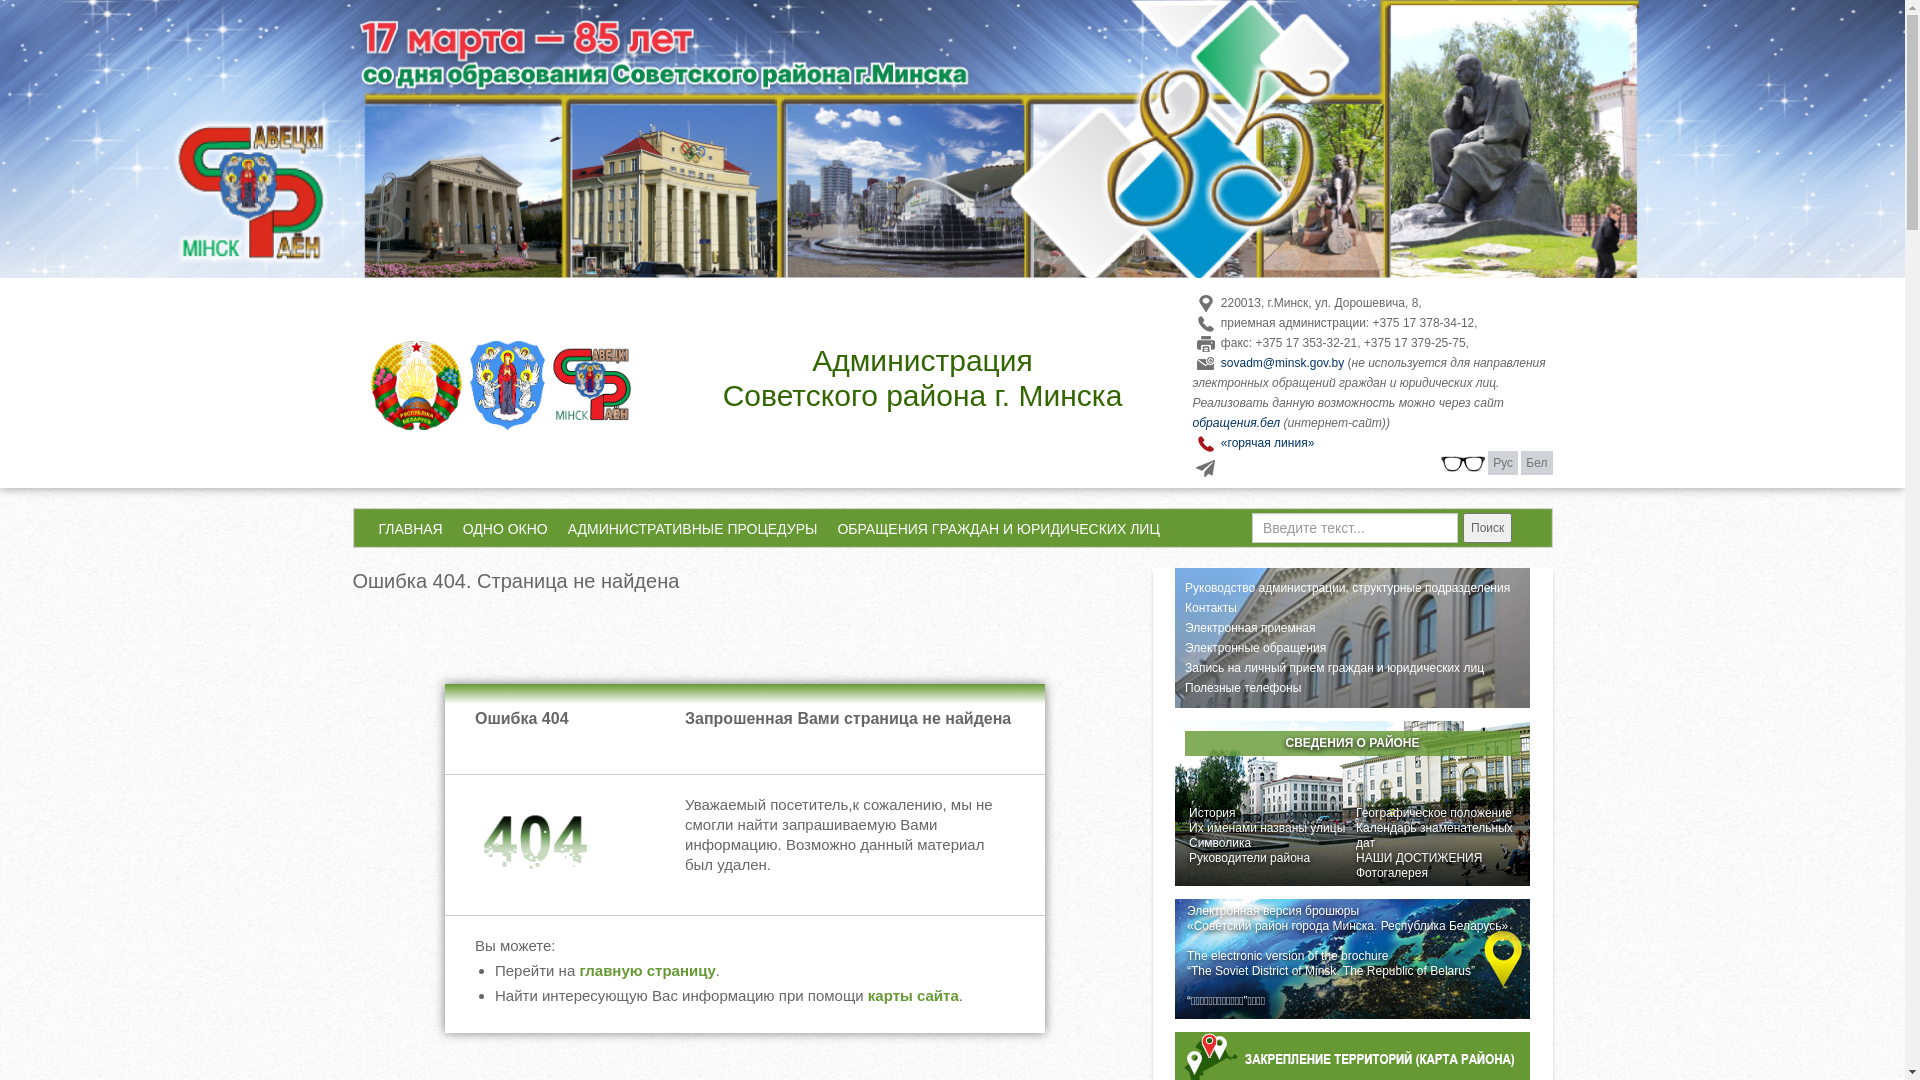  Describe the element at coordinates (1282, 362) in the screenshot. I see `'sovadm@minsk.gov.by'` at that location.